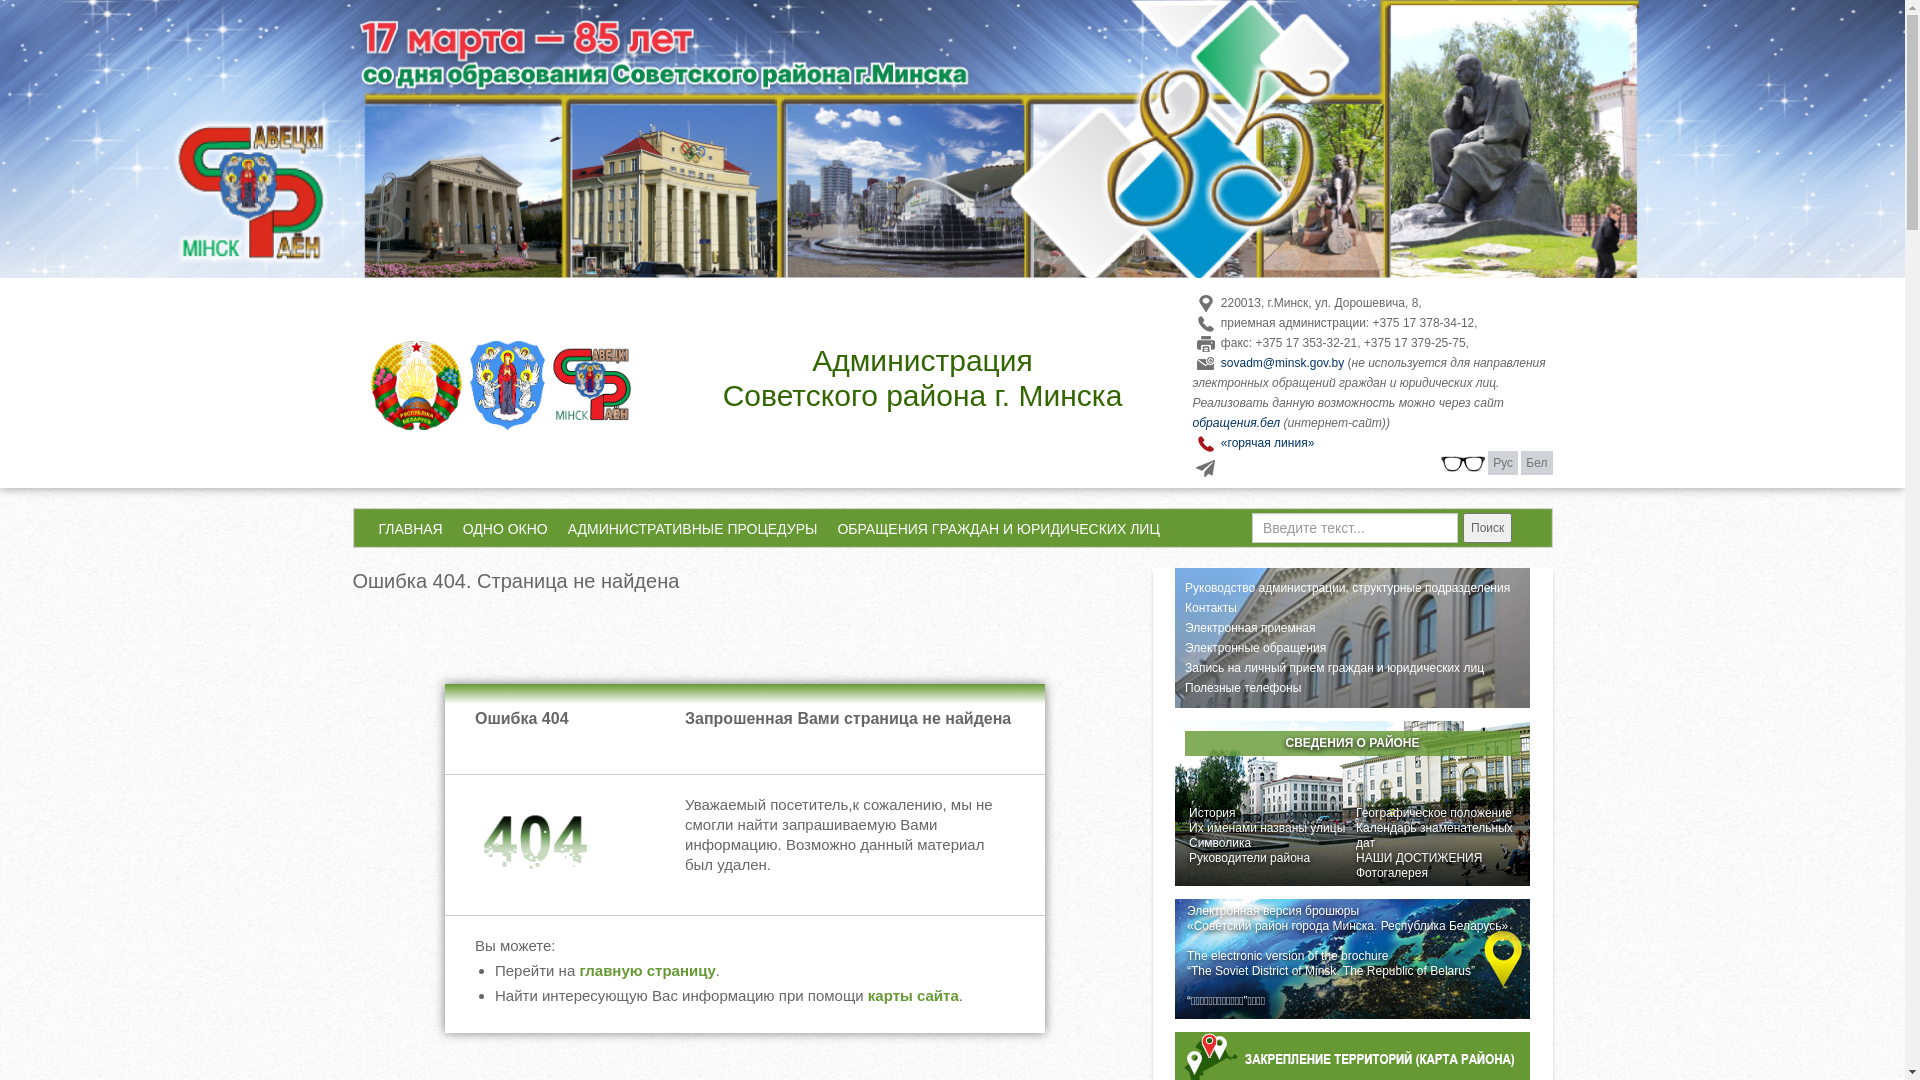  Describe the element at coordinates (1282, 362) in the screenshot. I see `'sovadm@minsk.gov.by'` at that location.